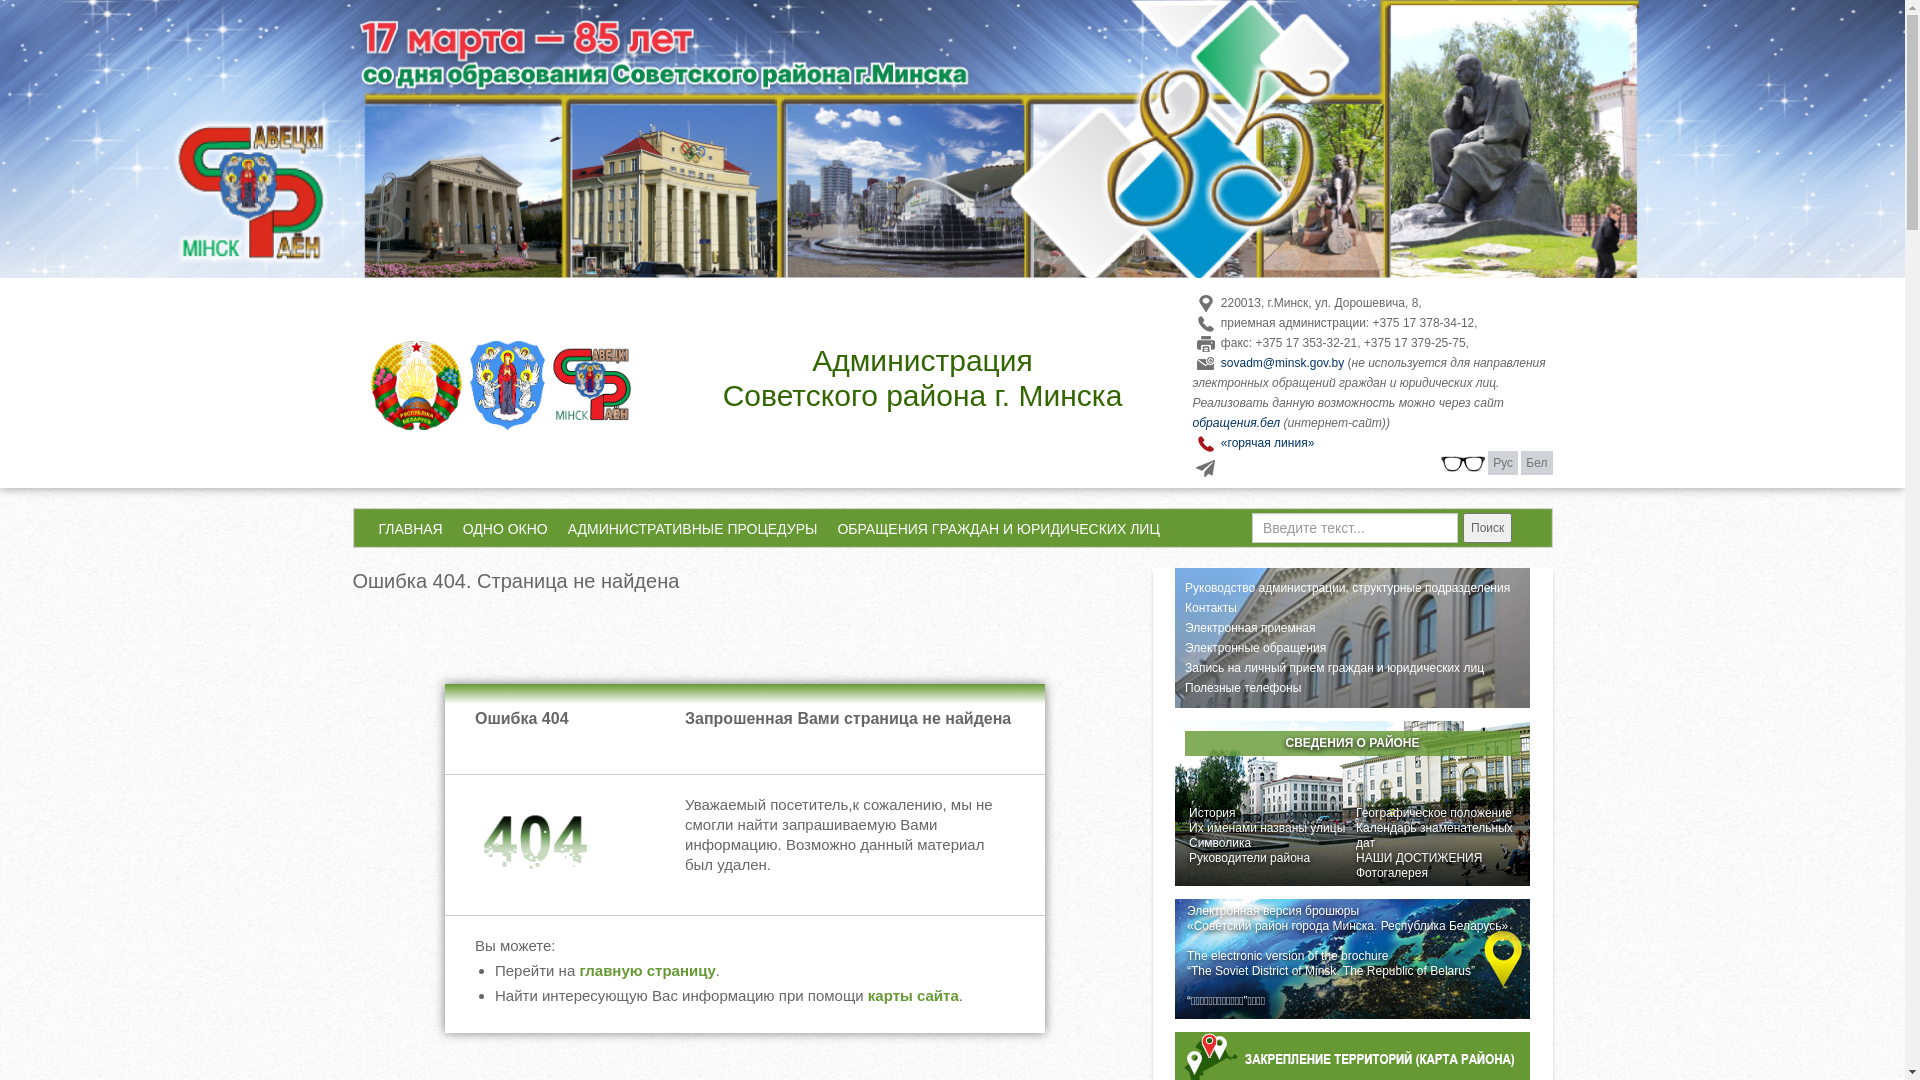  Describe the element at coordinates (1282, 362) in the screenshot. I see `'sovadm@minsk.gov.by'` at that location.